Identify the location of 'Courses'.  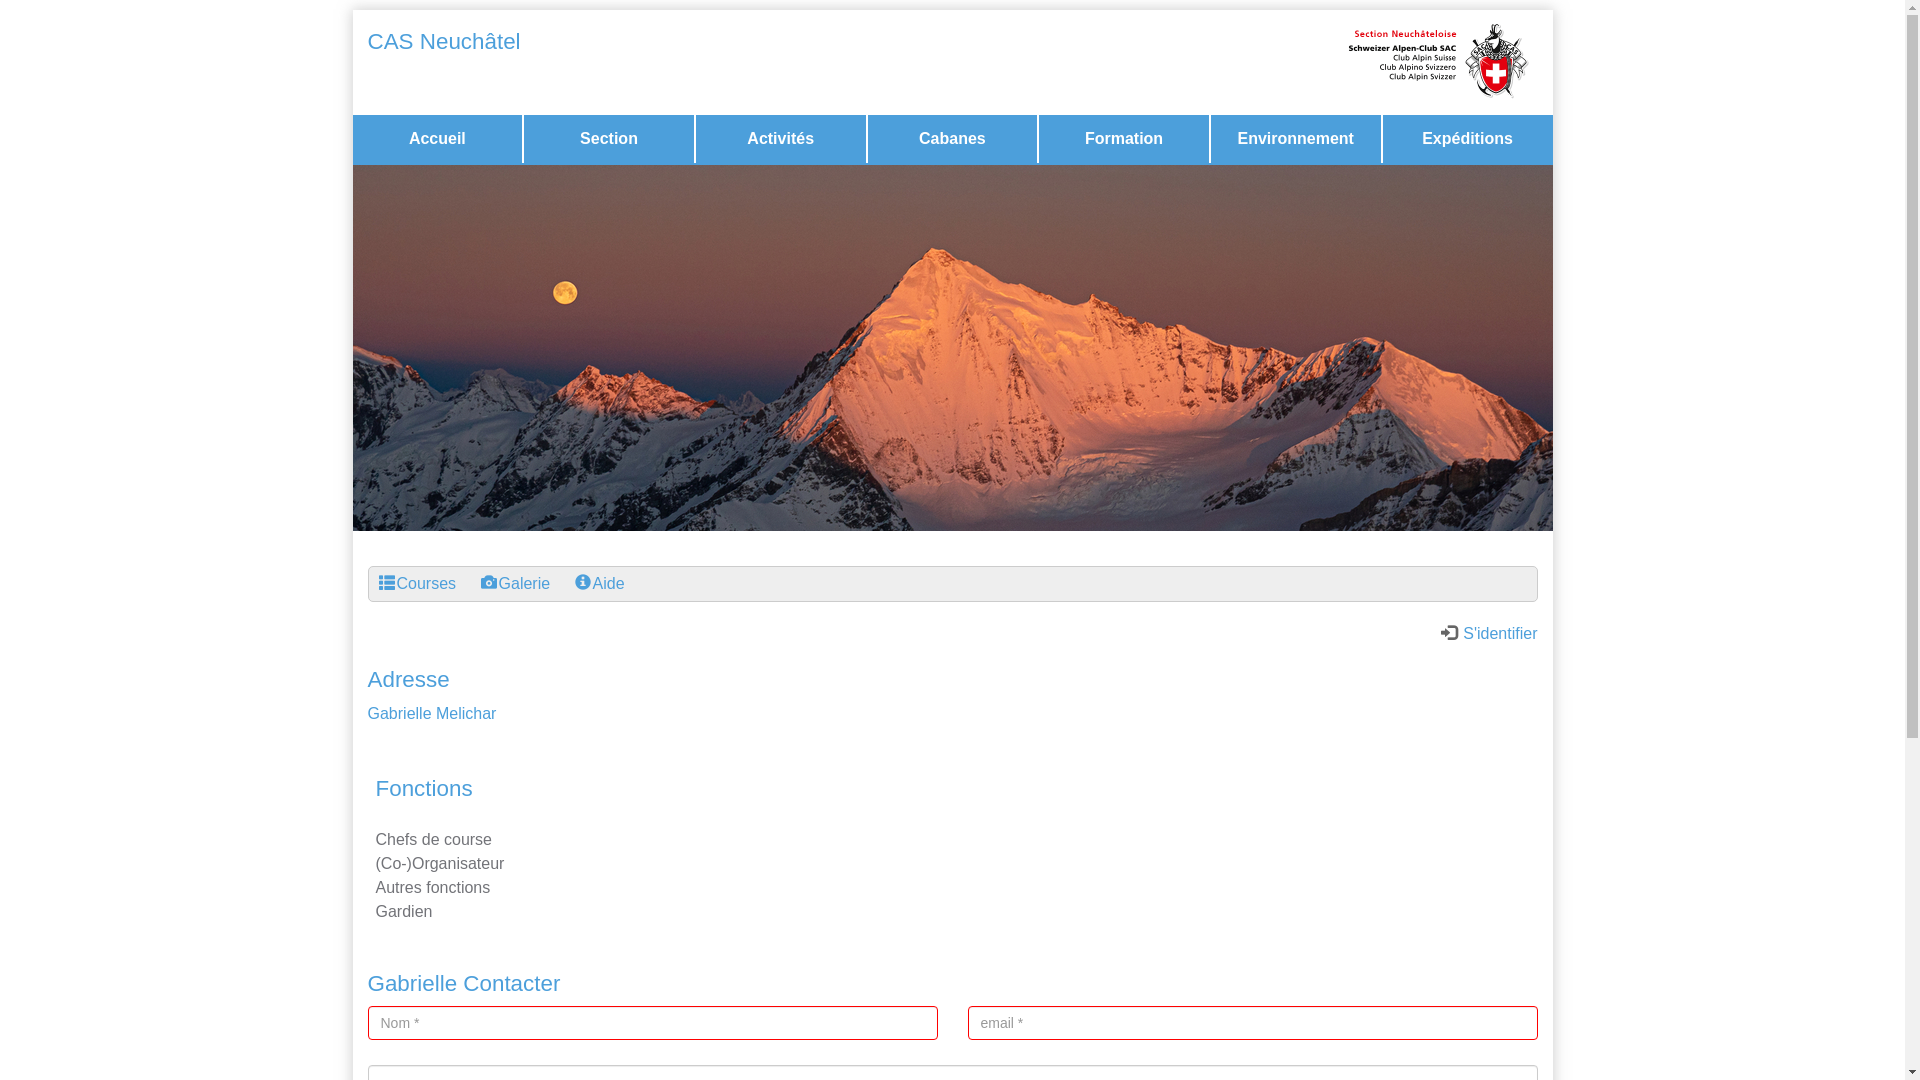
(416, 583).